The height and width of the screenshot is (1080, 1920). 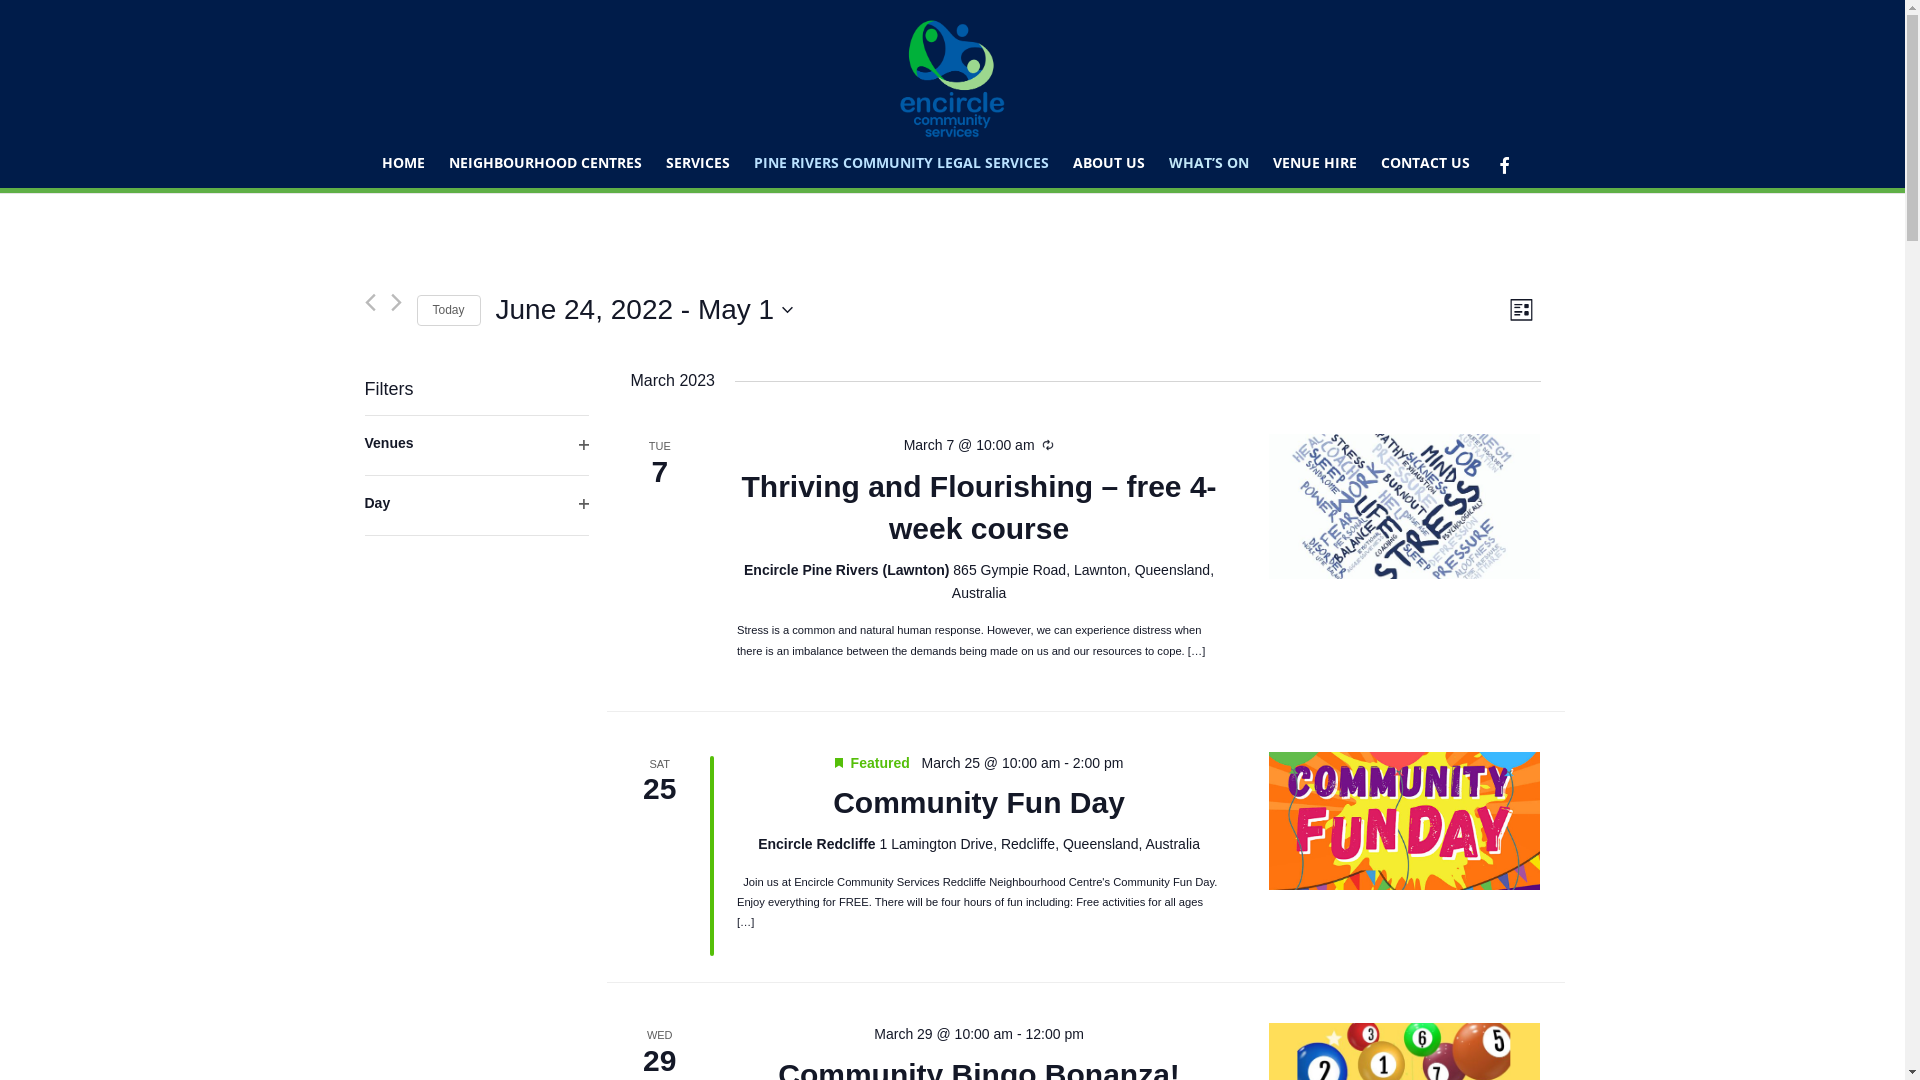 I want to click on 'CONTACT US', so click(x=1423, y=161).